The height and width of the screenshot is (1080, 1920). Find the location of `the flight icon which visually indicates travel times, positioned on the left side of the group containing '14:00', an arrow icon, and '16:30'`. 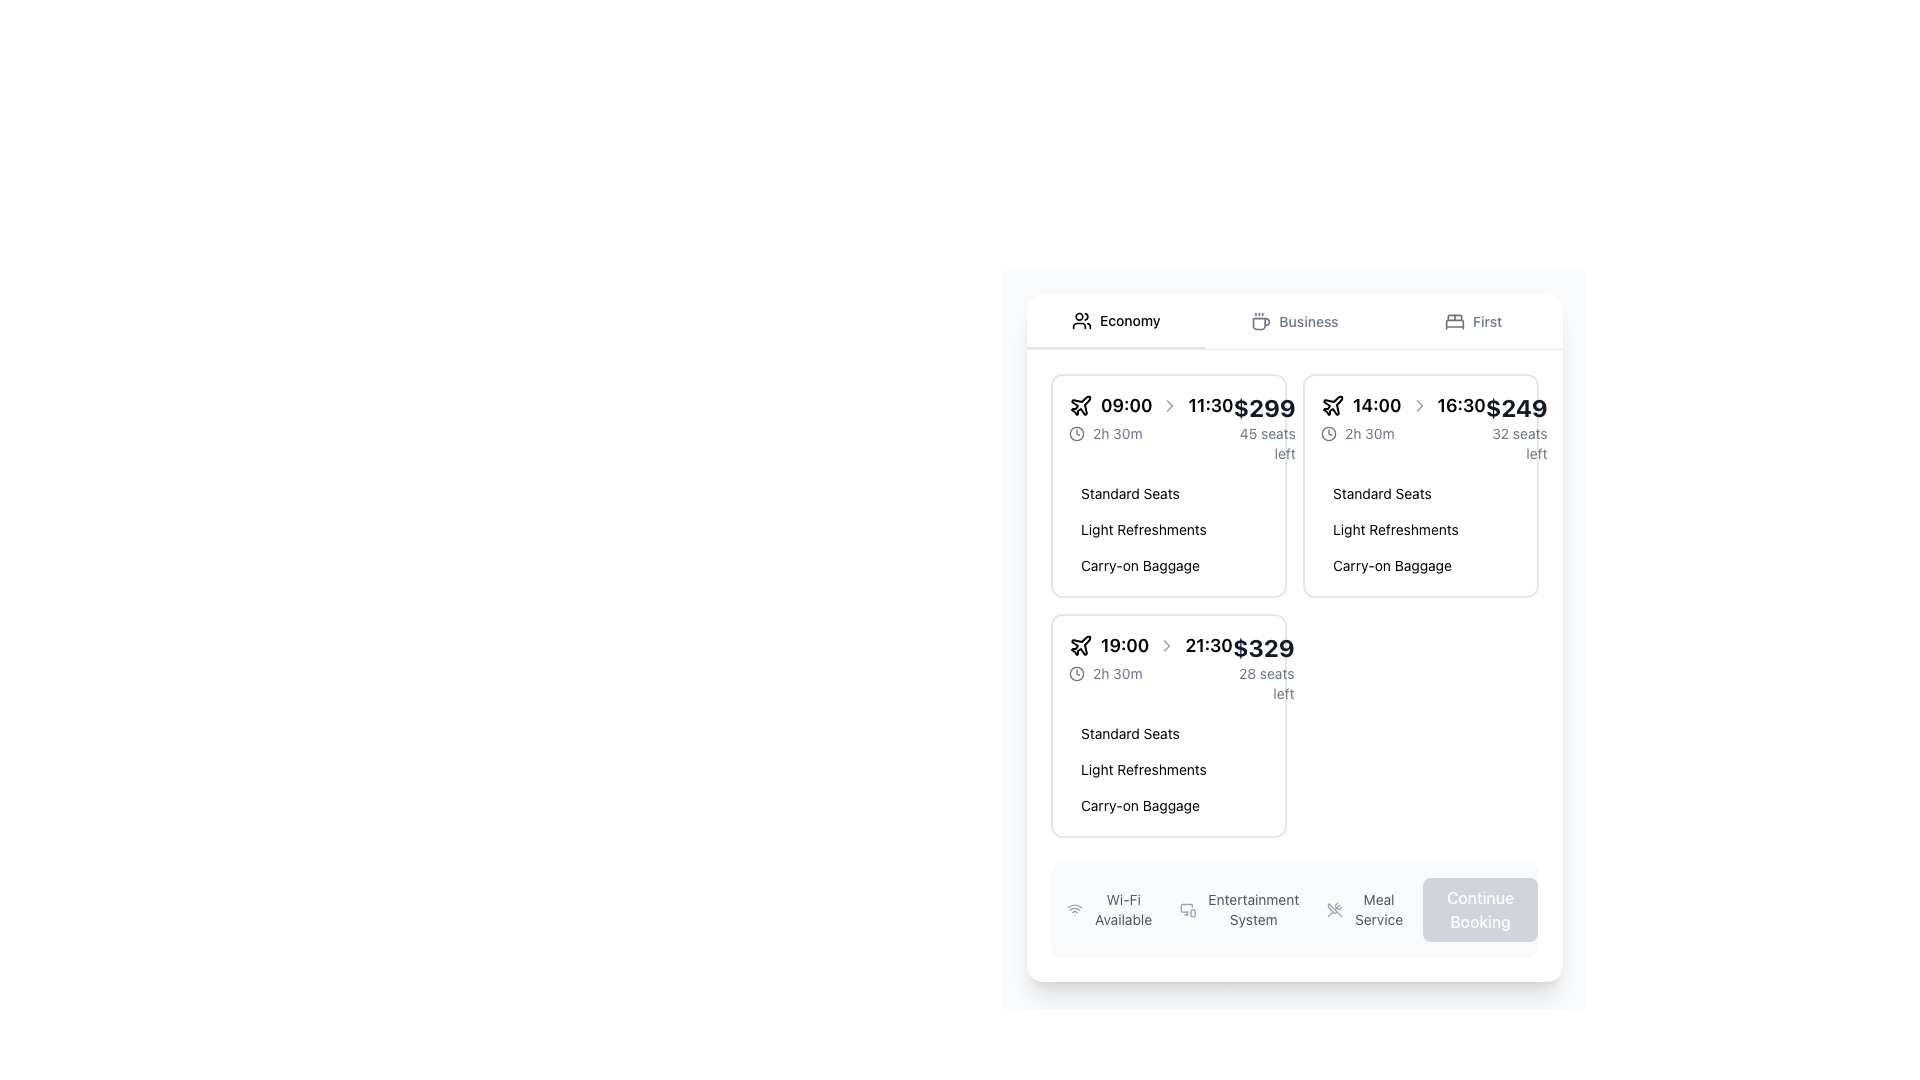

the flight icon which visually indicates travel times, positioned on the left side of the group containing '14:00', an arrow icon, and '16:30' is located at coordinates (1333, 405).